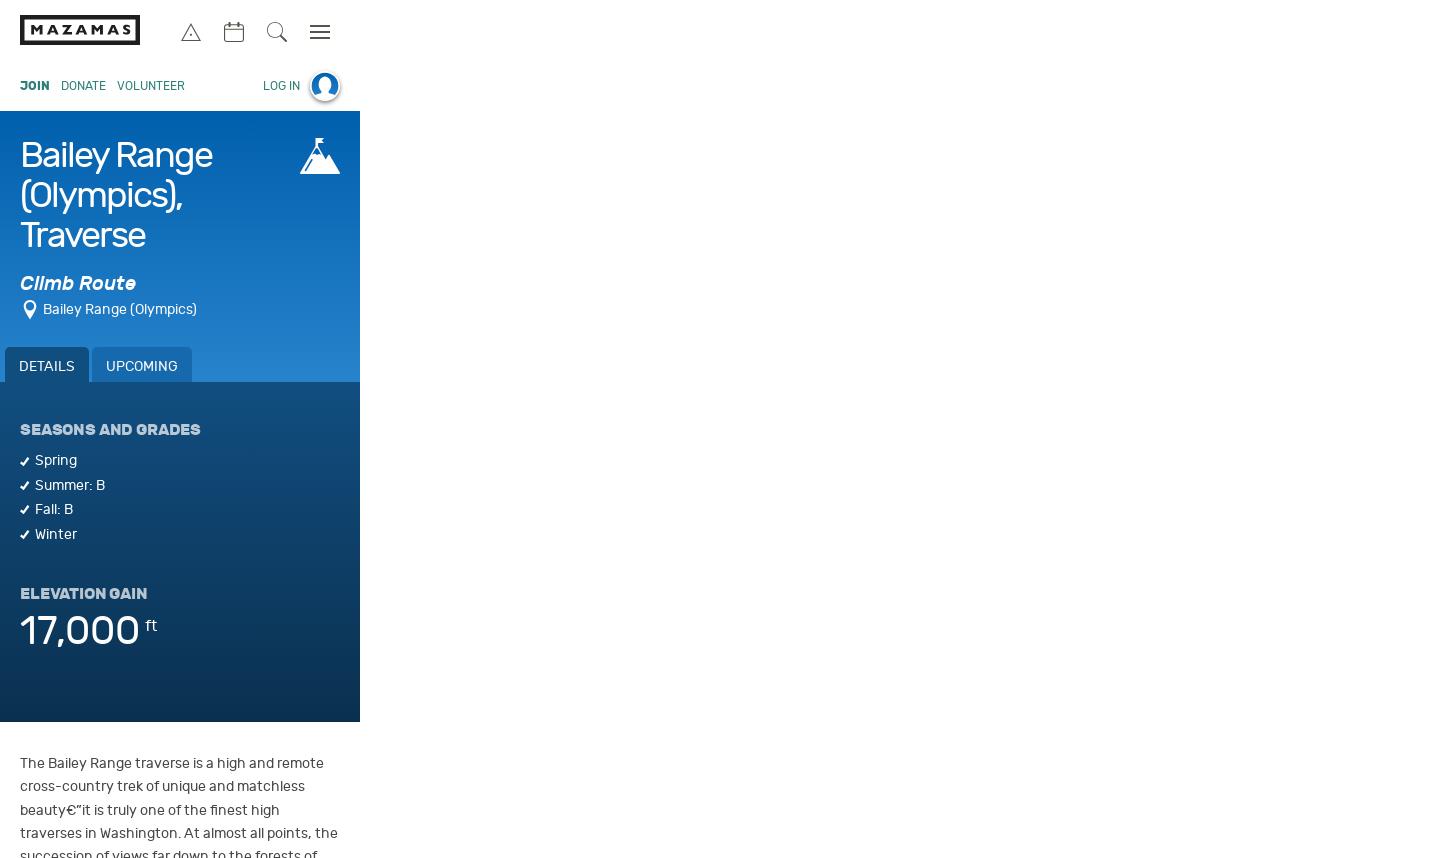 This screenshot has height=858, width=1437. Describe the element at coordinates (18, 630) in the screenshot. I see `'17,000'` at that location.